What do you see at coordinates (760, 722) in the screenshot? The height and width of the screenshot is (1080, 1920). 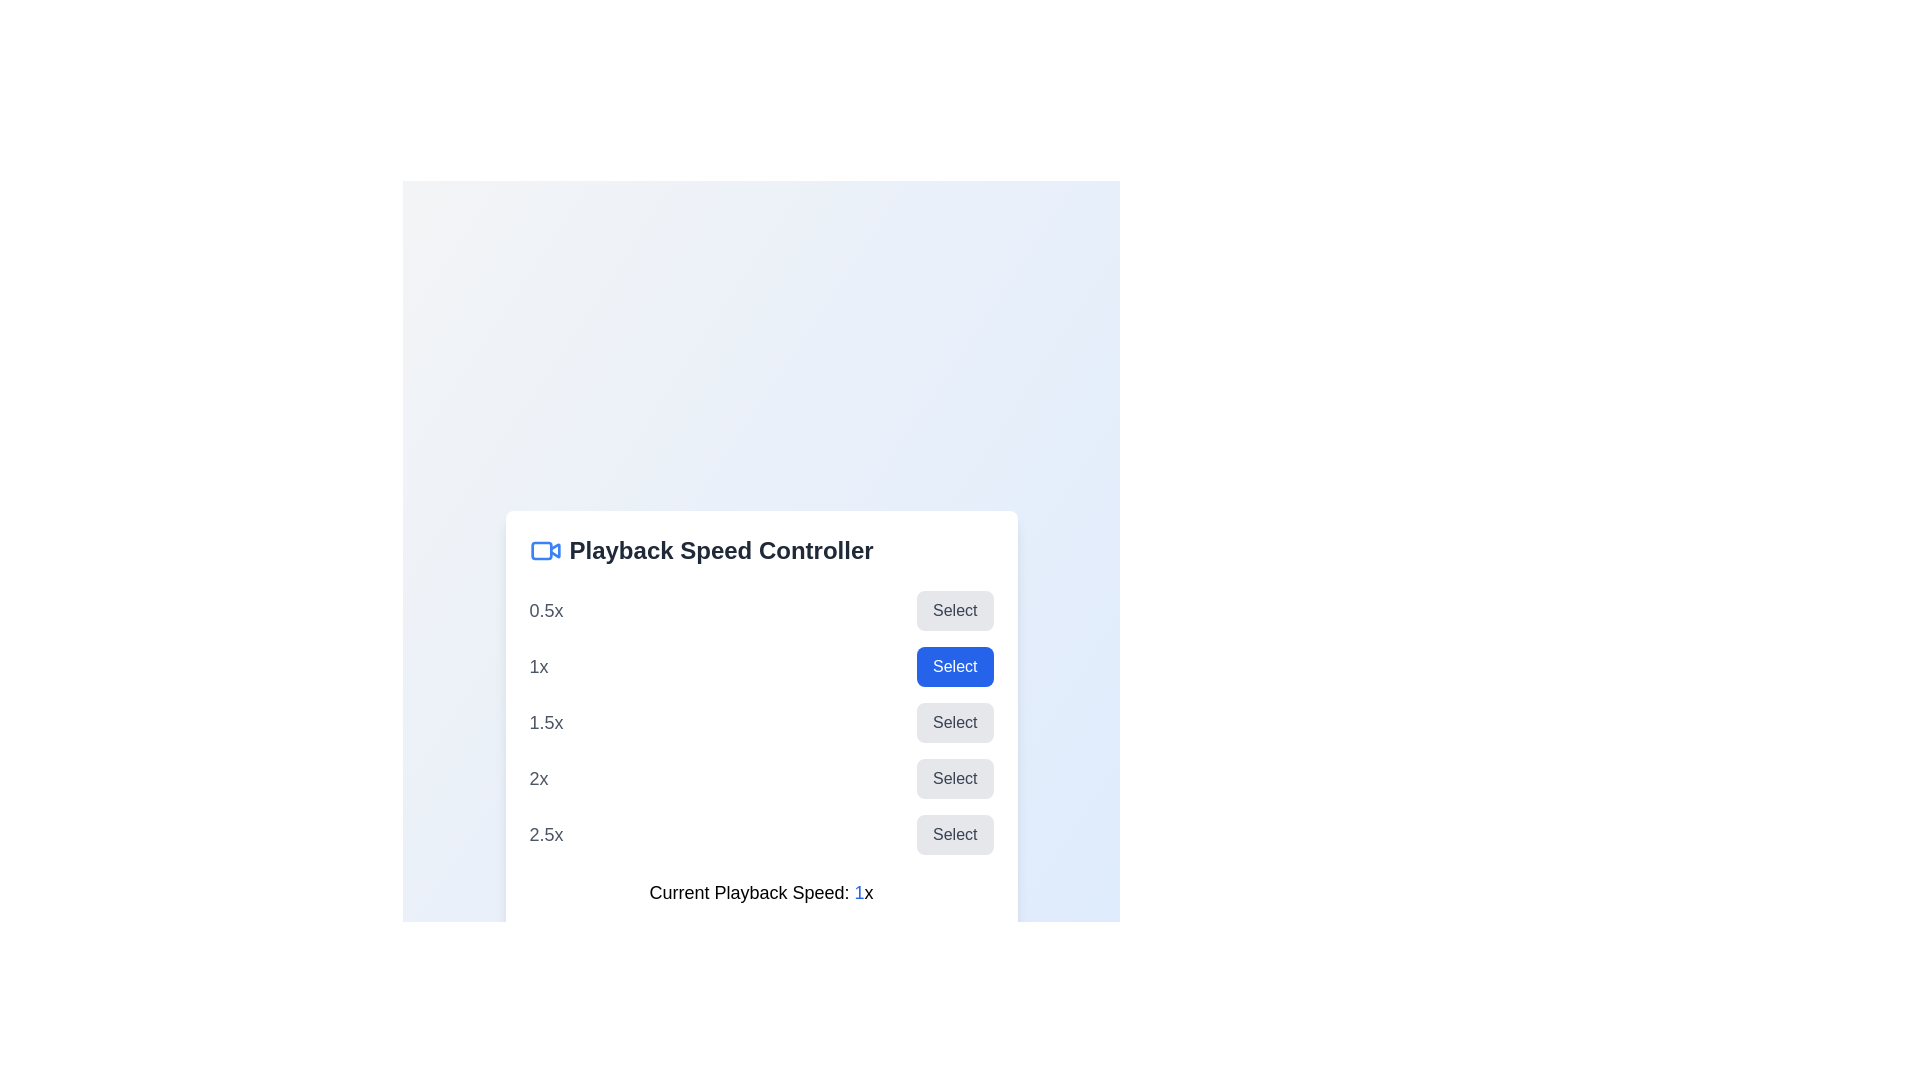 I see `the 'Select' button for the desired playback speed option in the 'Playback Speed Controller' list, which allows the user to set the playback speed` at bounding box center [760, 722].